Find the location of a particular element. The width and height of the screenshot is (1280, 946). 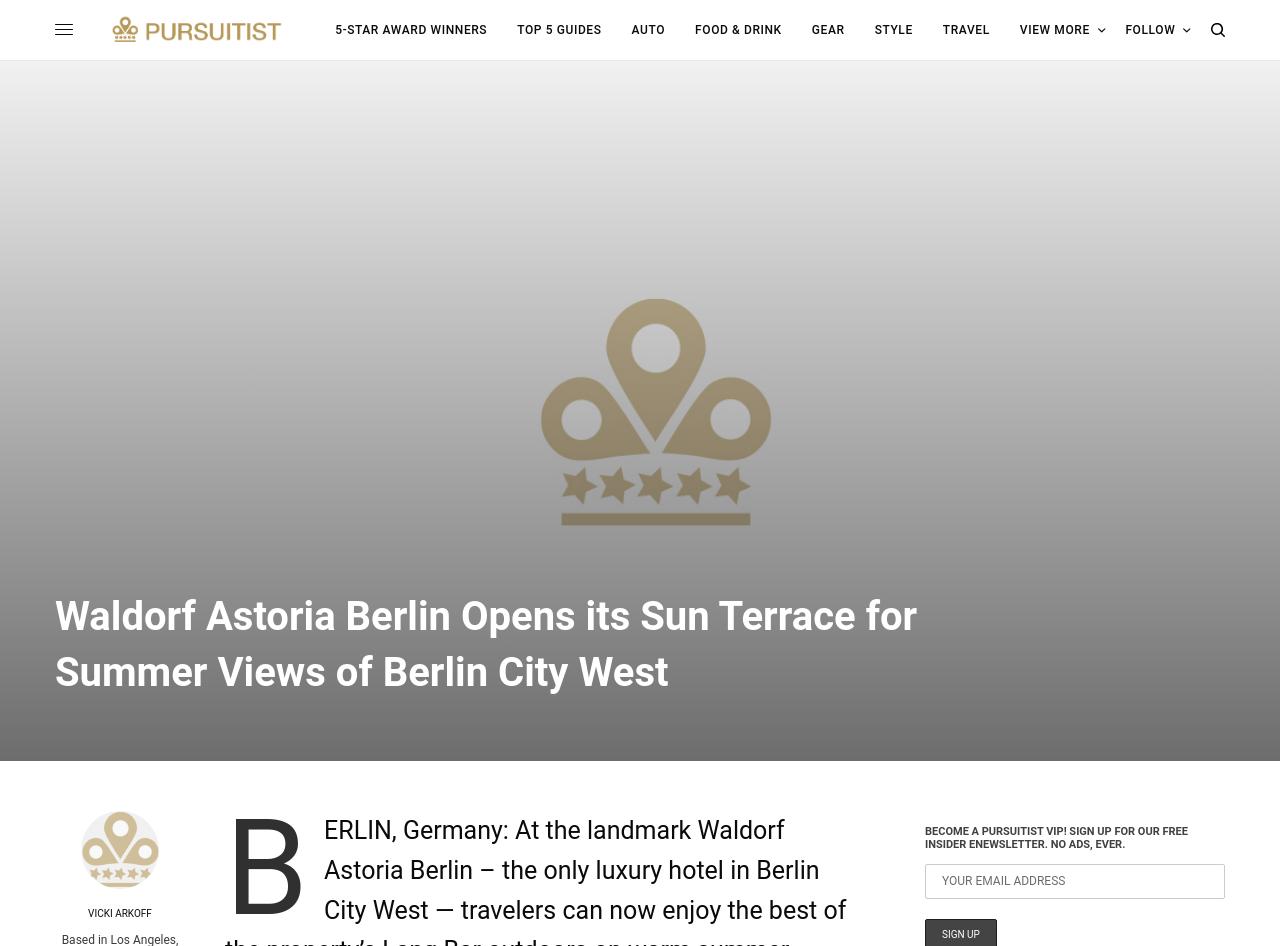

'Travel' is located at coordinates (965, 29).